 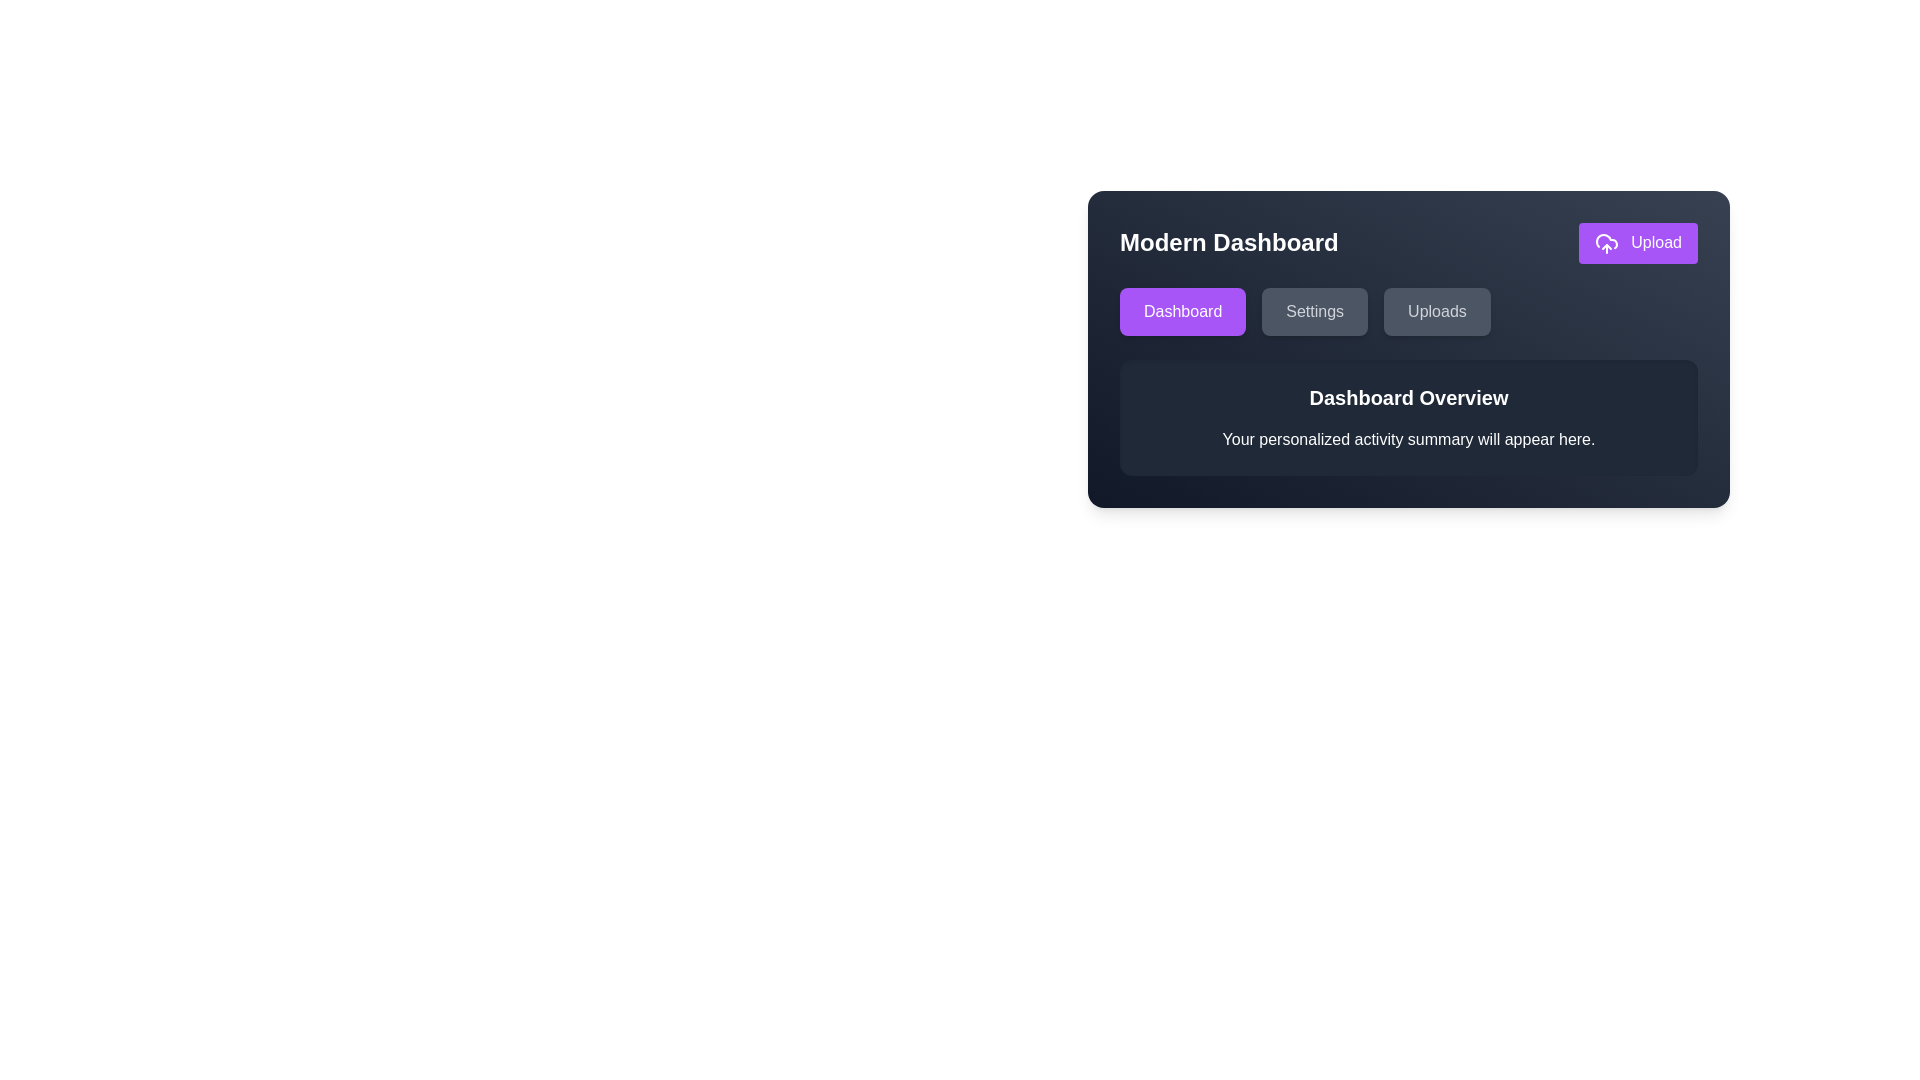 I want to click on the 'Uploads' button, which is the third button in a horizontal bar at the top of the interface, so click(x=1435, y=311).